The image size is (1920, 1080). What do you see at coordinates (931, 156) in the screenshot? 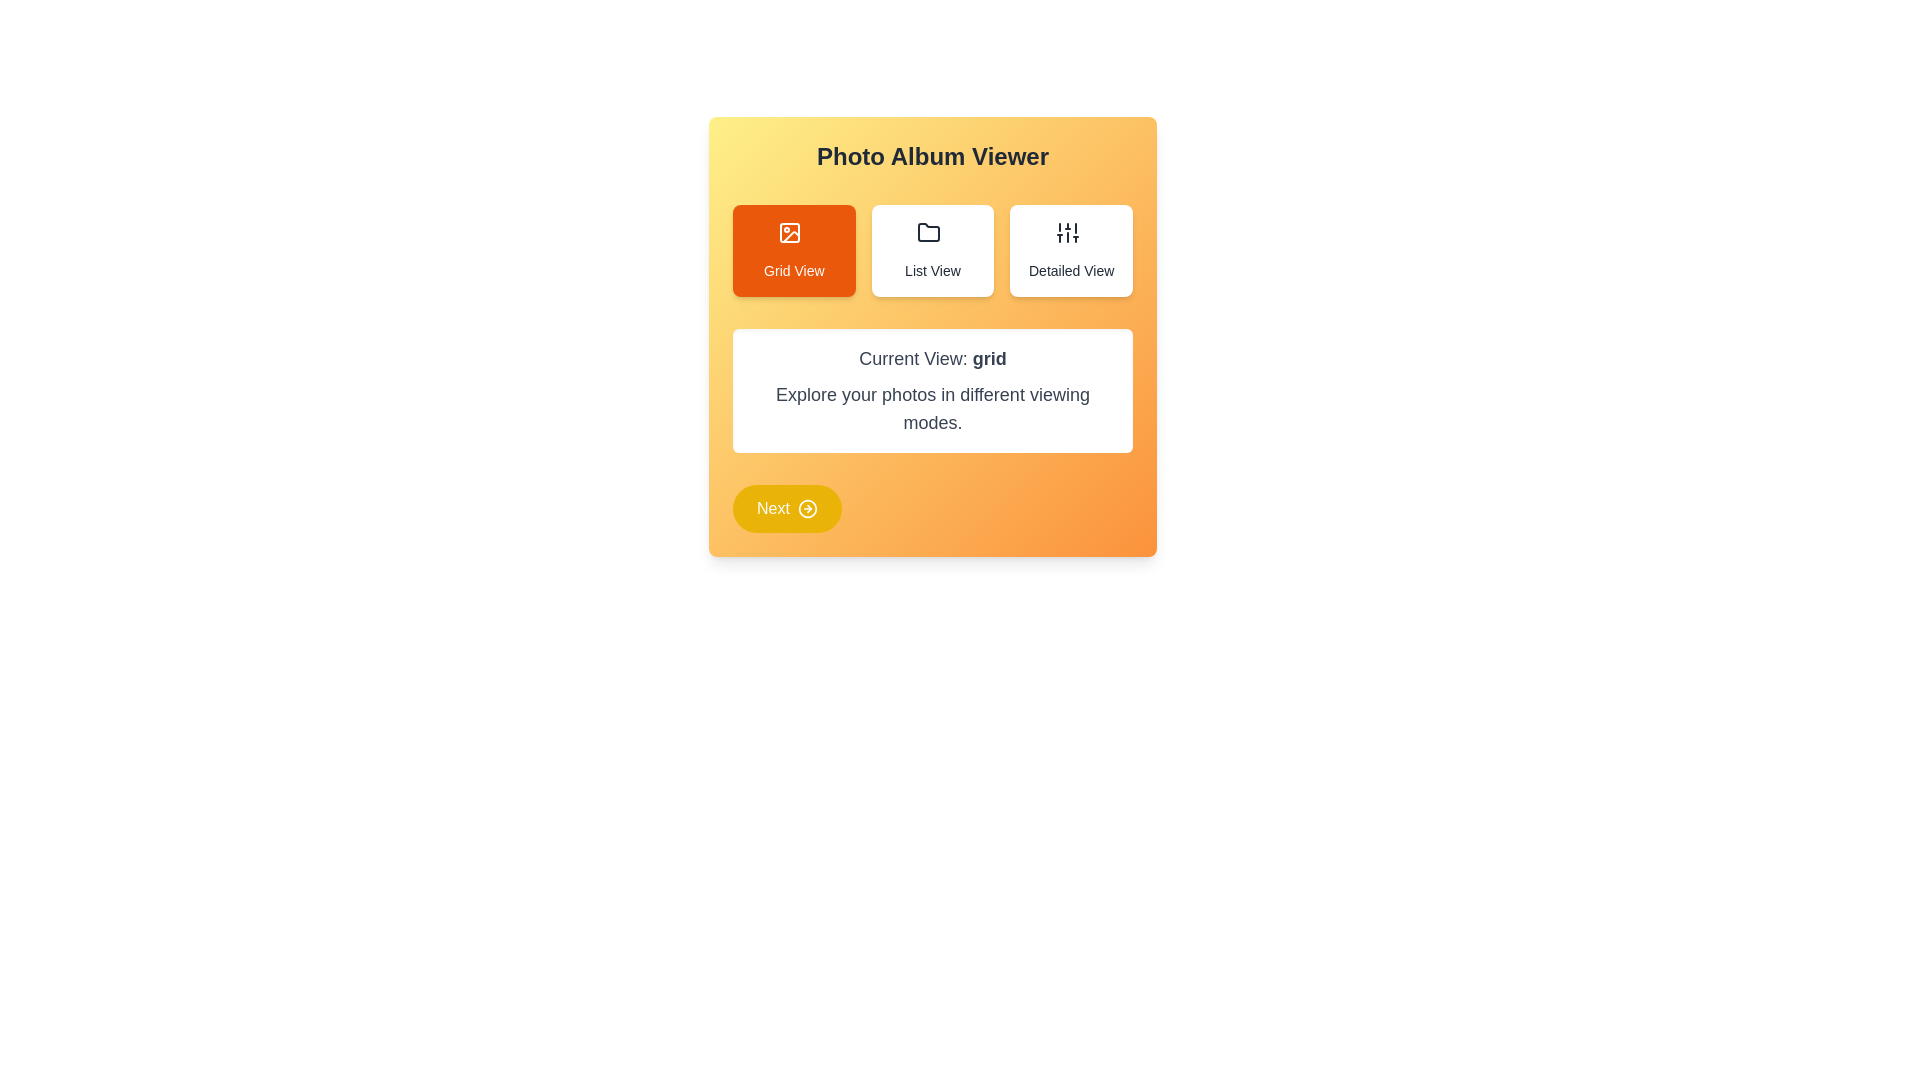
I see `the bold, large-sized, sans-serif text reading 'Photo Album Viewer' which is centrally aligned at the top of a vibrant, orange gradient card` at bounding box center [931, 156].